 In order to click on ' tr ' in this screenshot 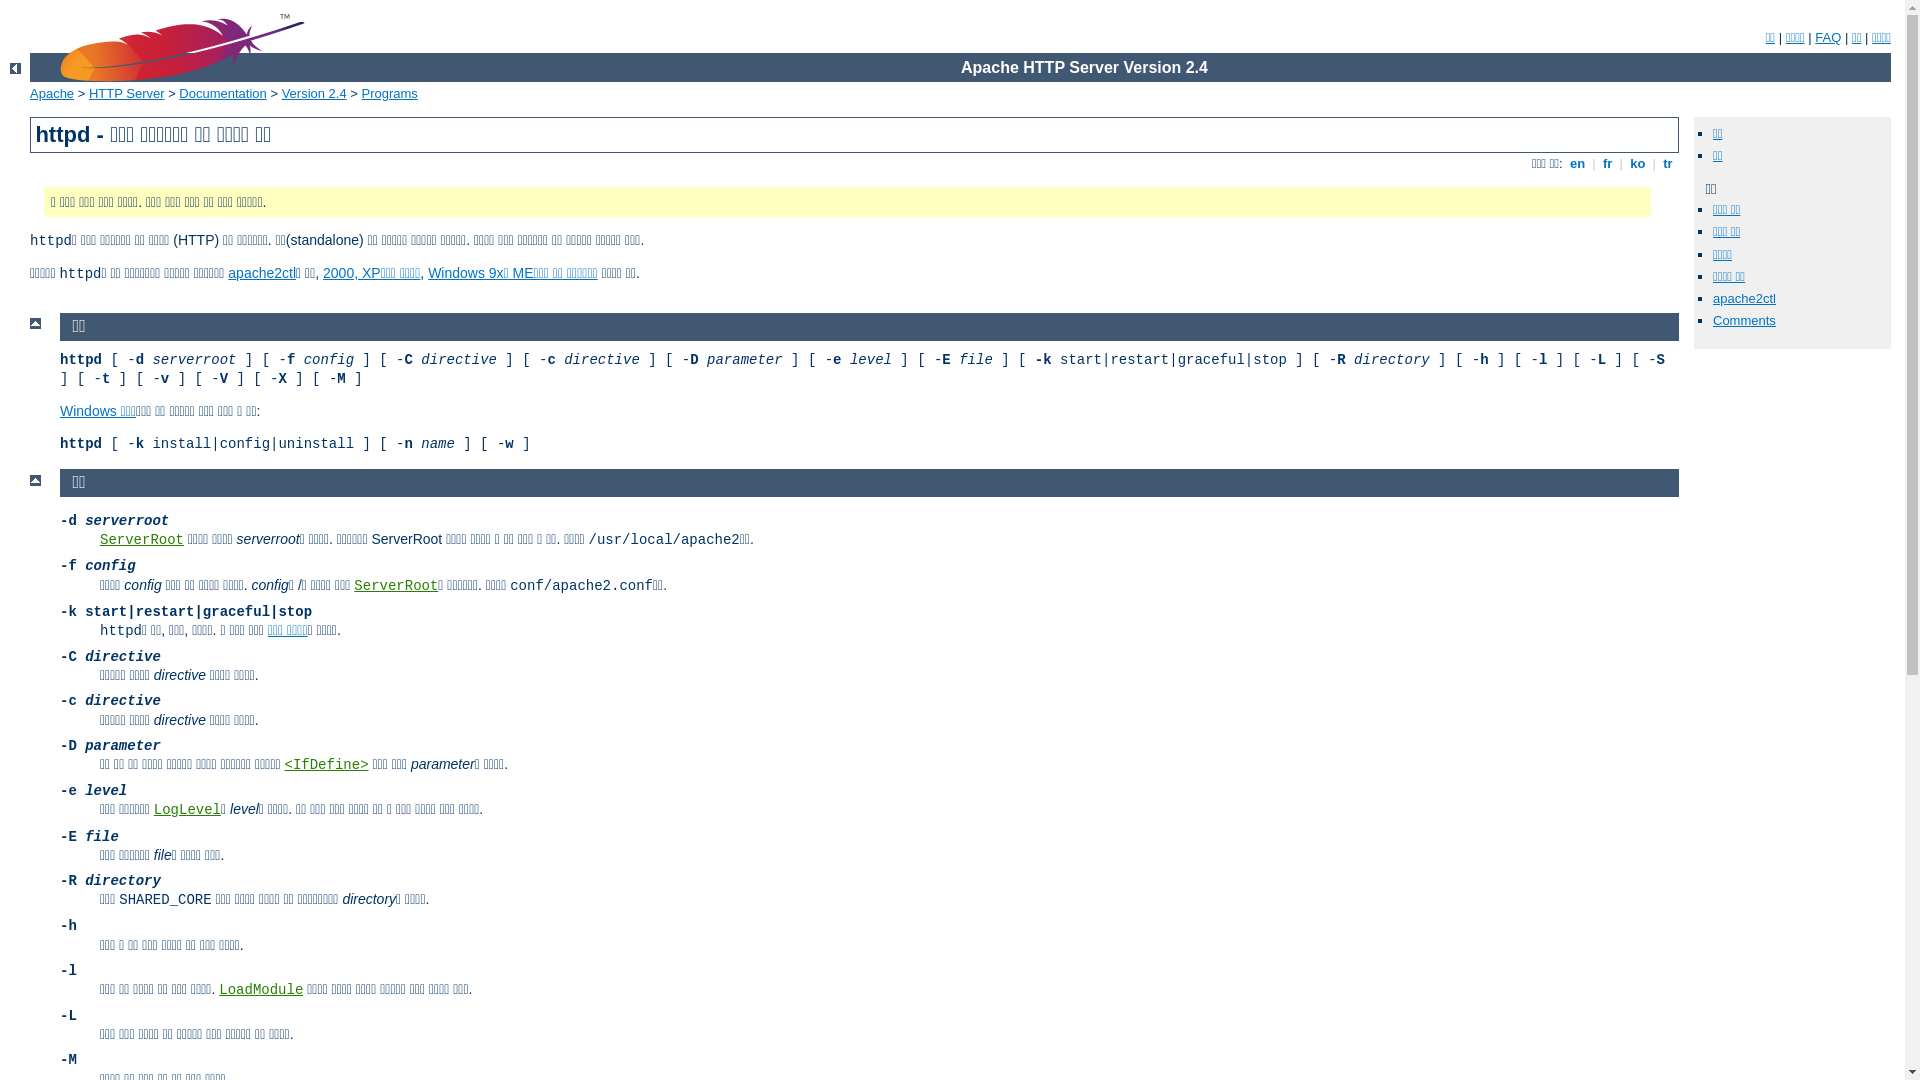, I will do `click(1660, 162)`.